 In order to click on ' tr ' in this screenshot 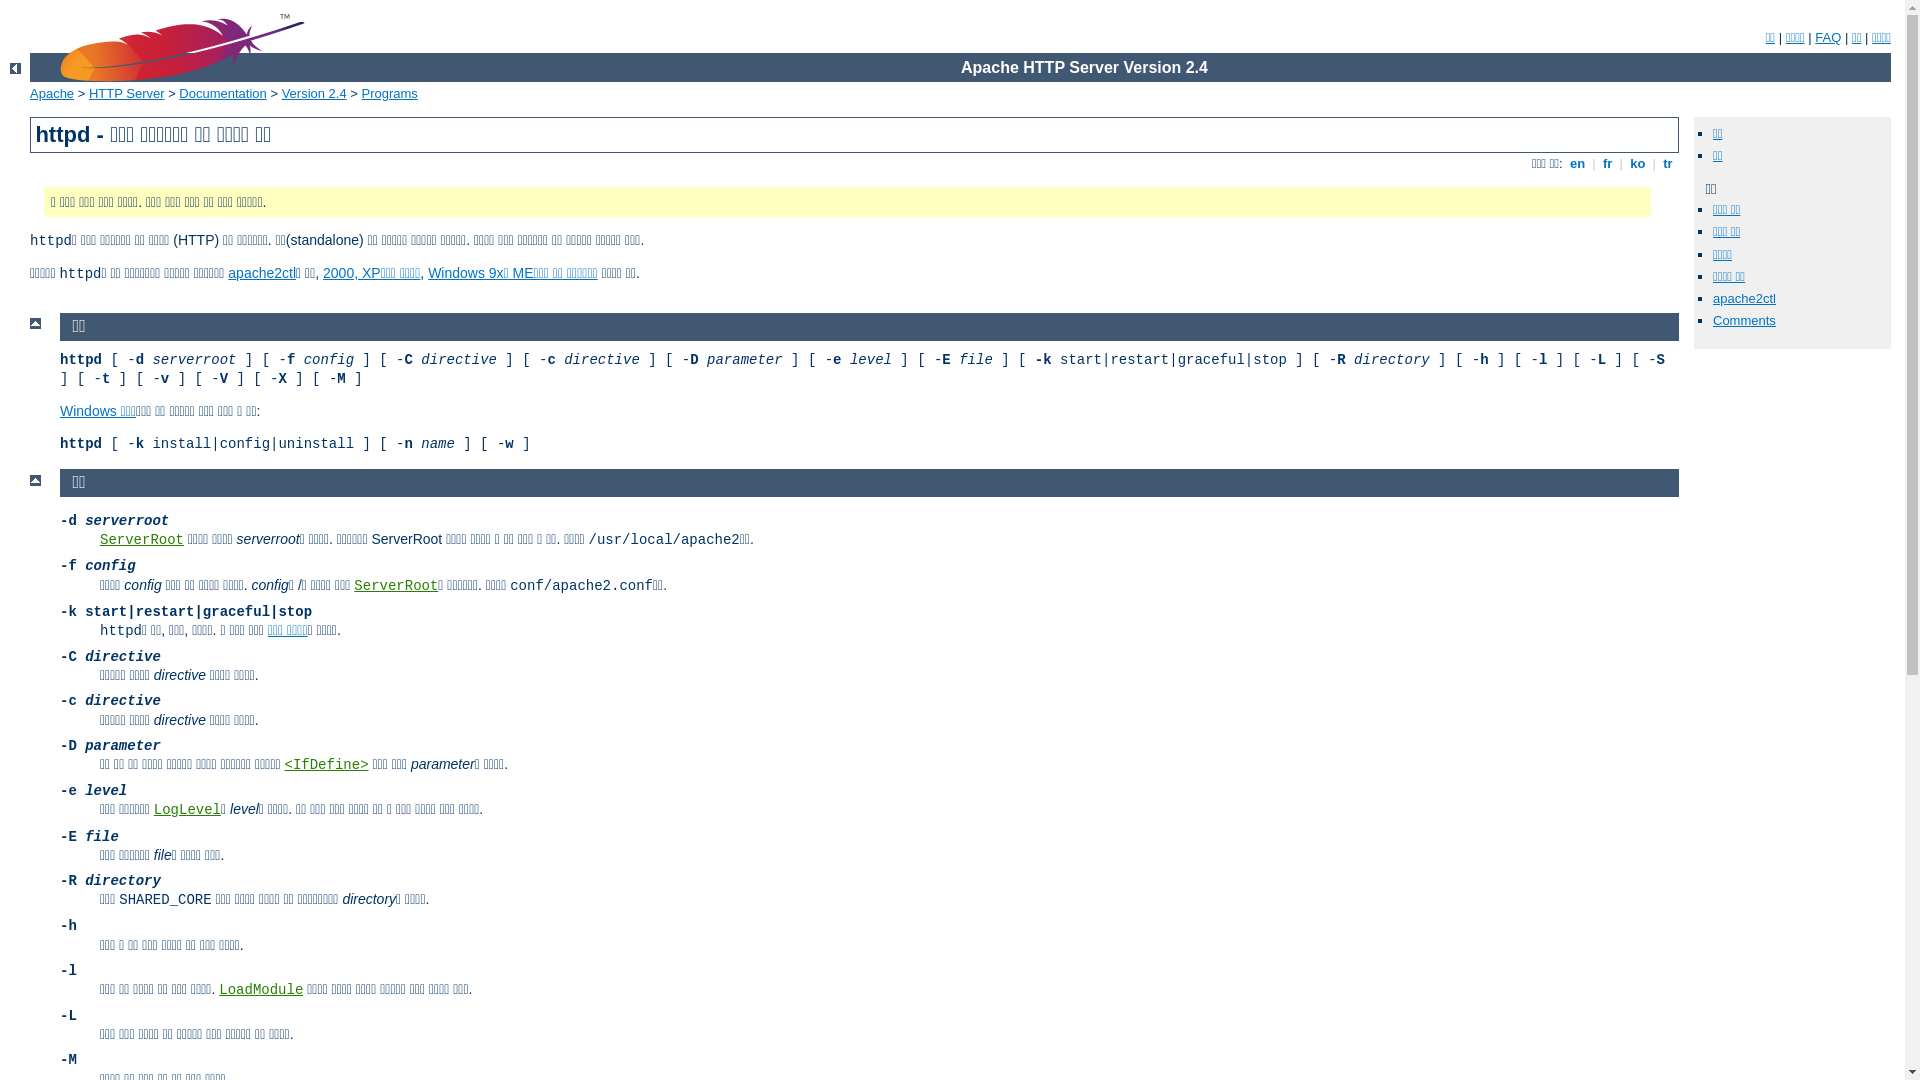, I will do `click(1660, 162)`.